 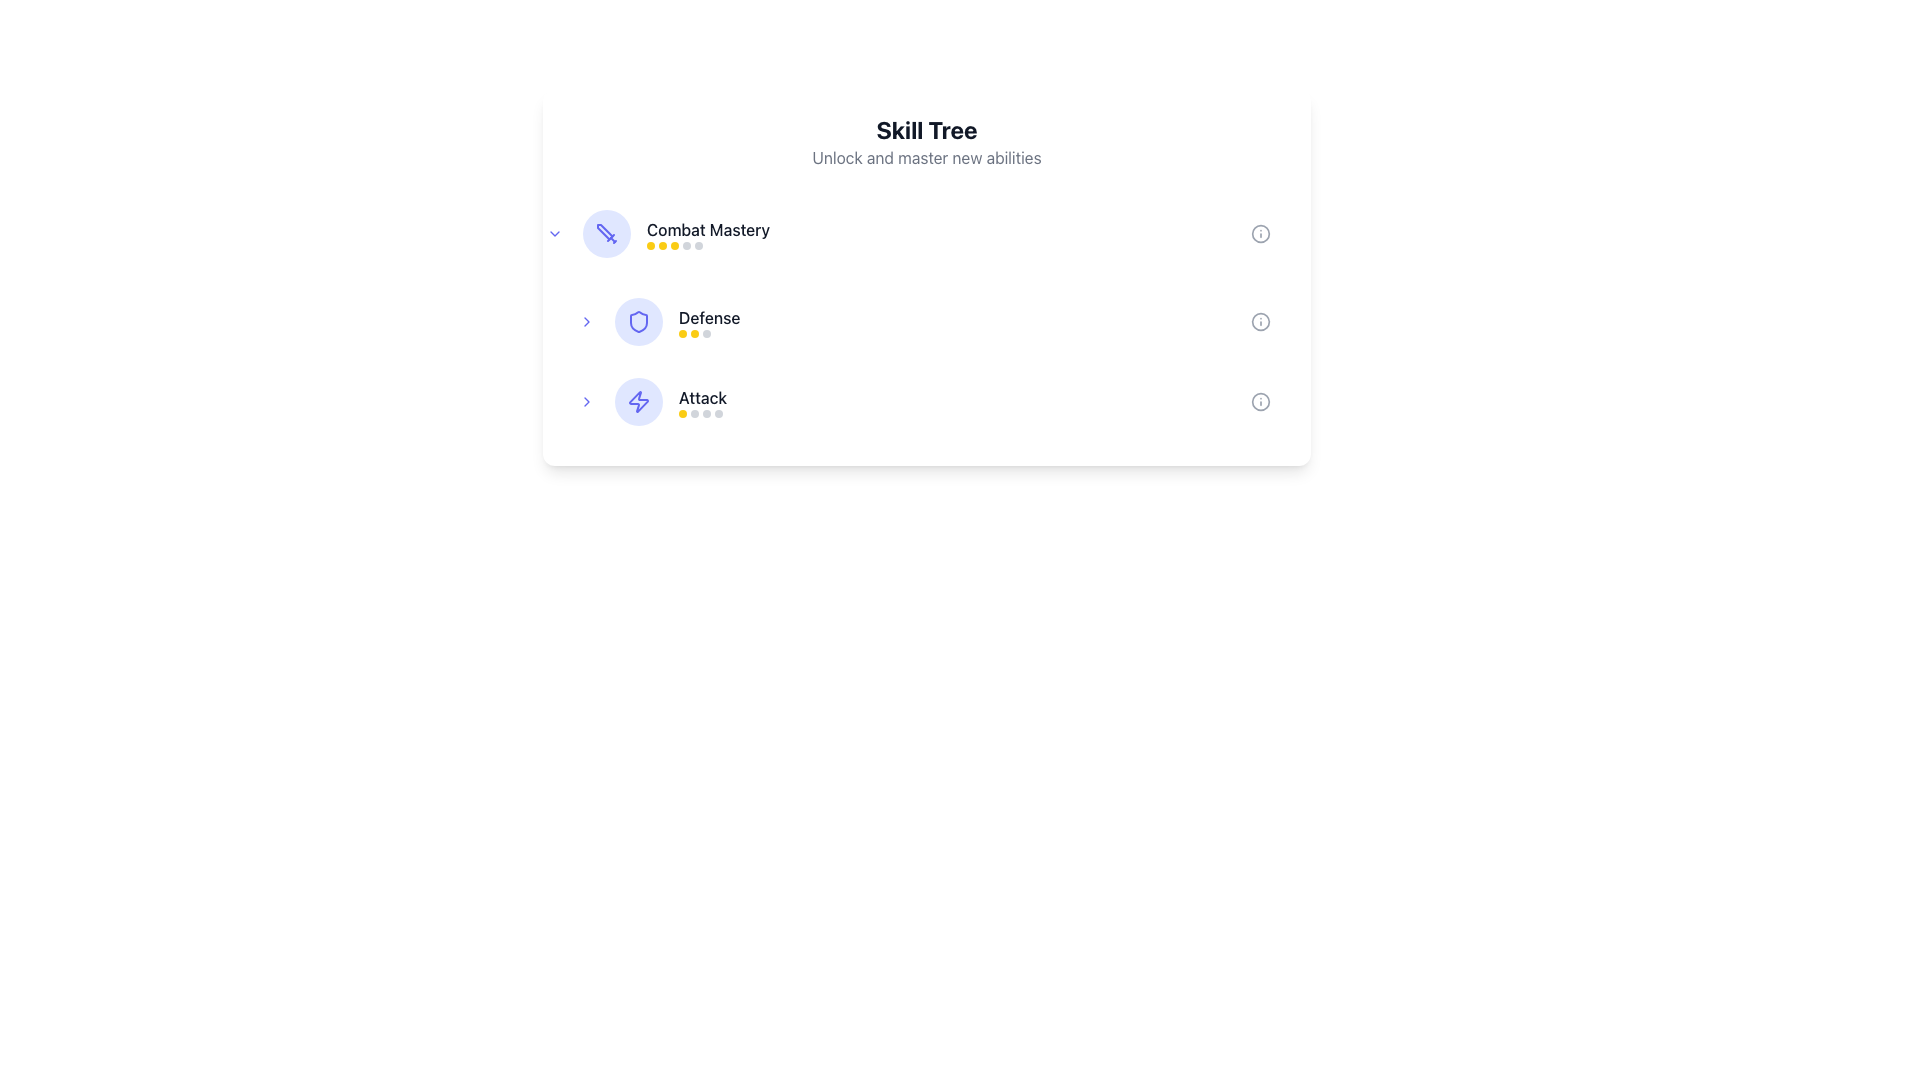 What do you see at coordinates (637, 320) in the screenshot?
I see `the indigo shield-shaped icon with rounded edges that is located to the left of the 'Defense' label in the skills interface` at bounding box center [637, 320].